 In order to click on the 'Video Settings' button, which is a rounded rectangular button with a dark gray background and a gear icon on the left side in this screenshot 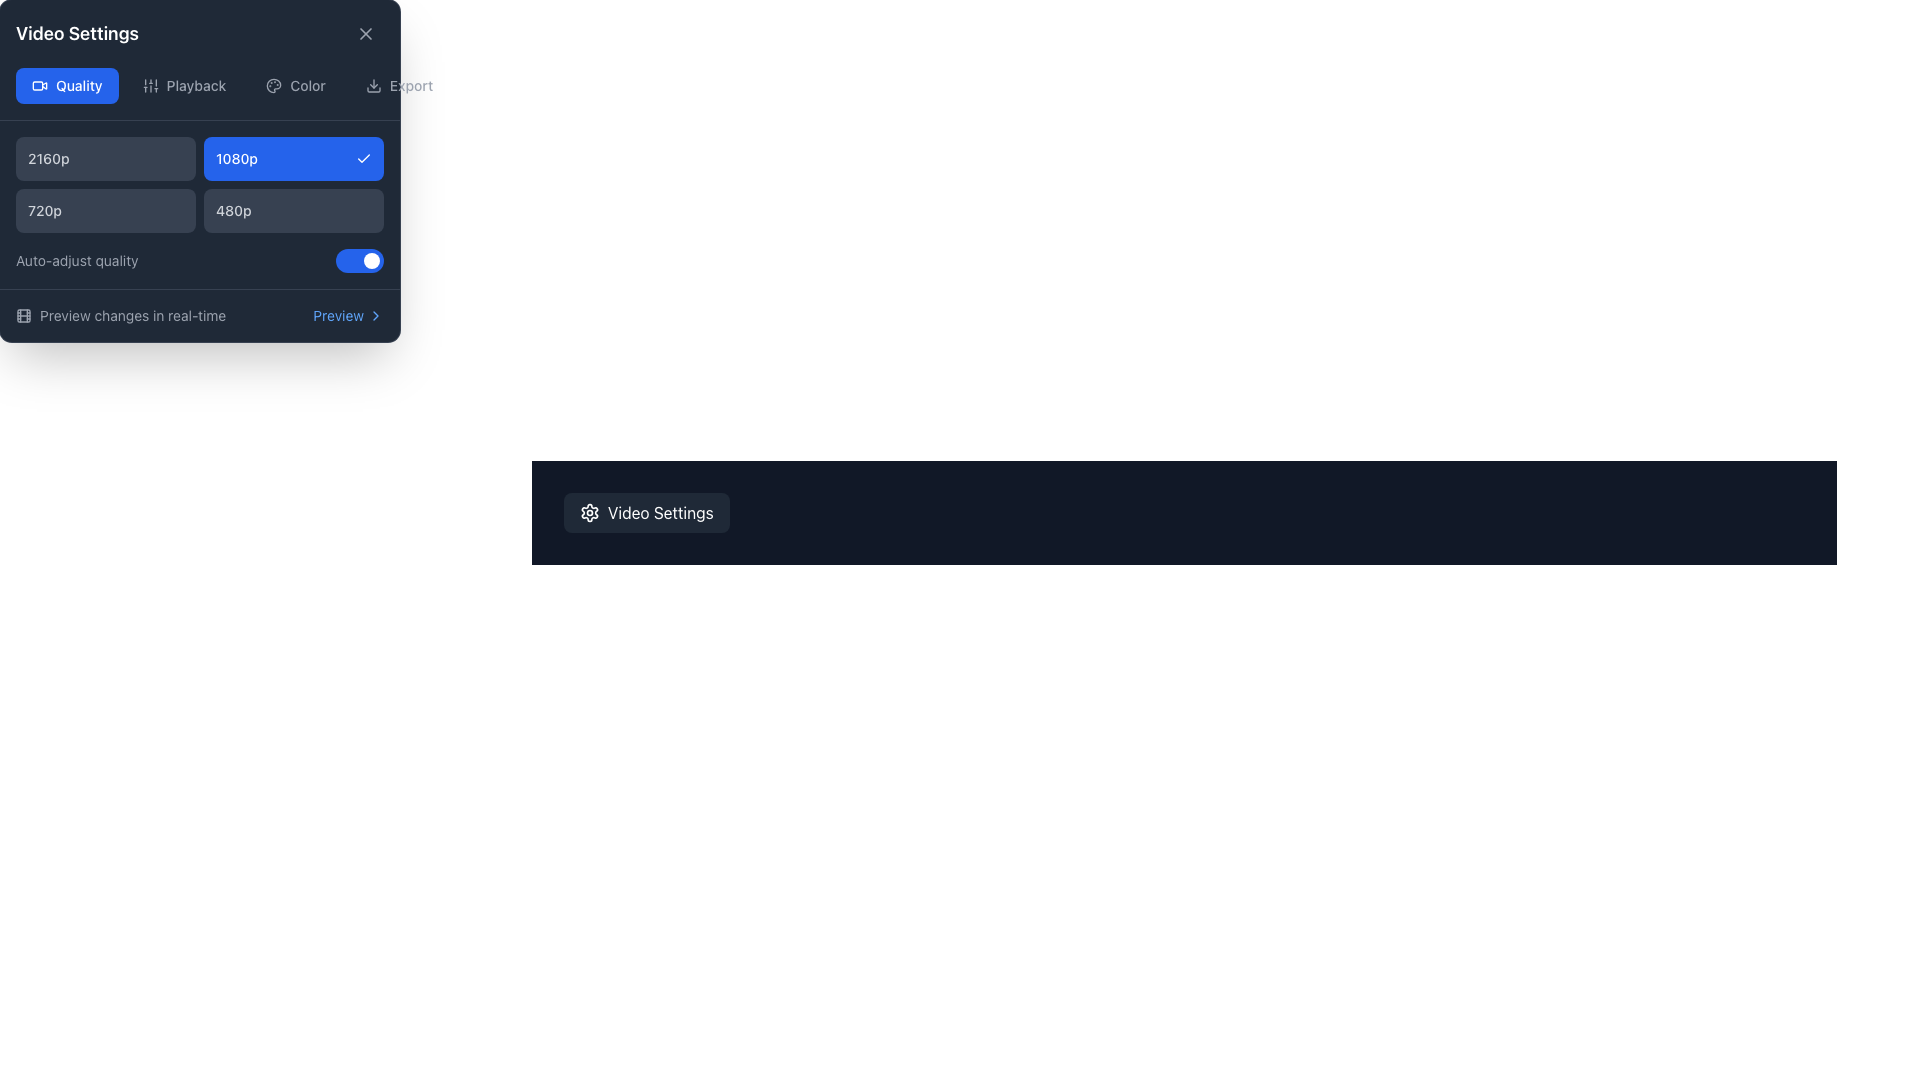, I will do `click(646, 512)`.